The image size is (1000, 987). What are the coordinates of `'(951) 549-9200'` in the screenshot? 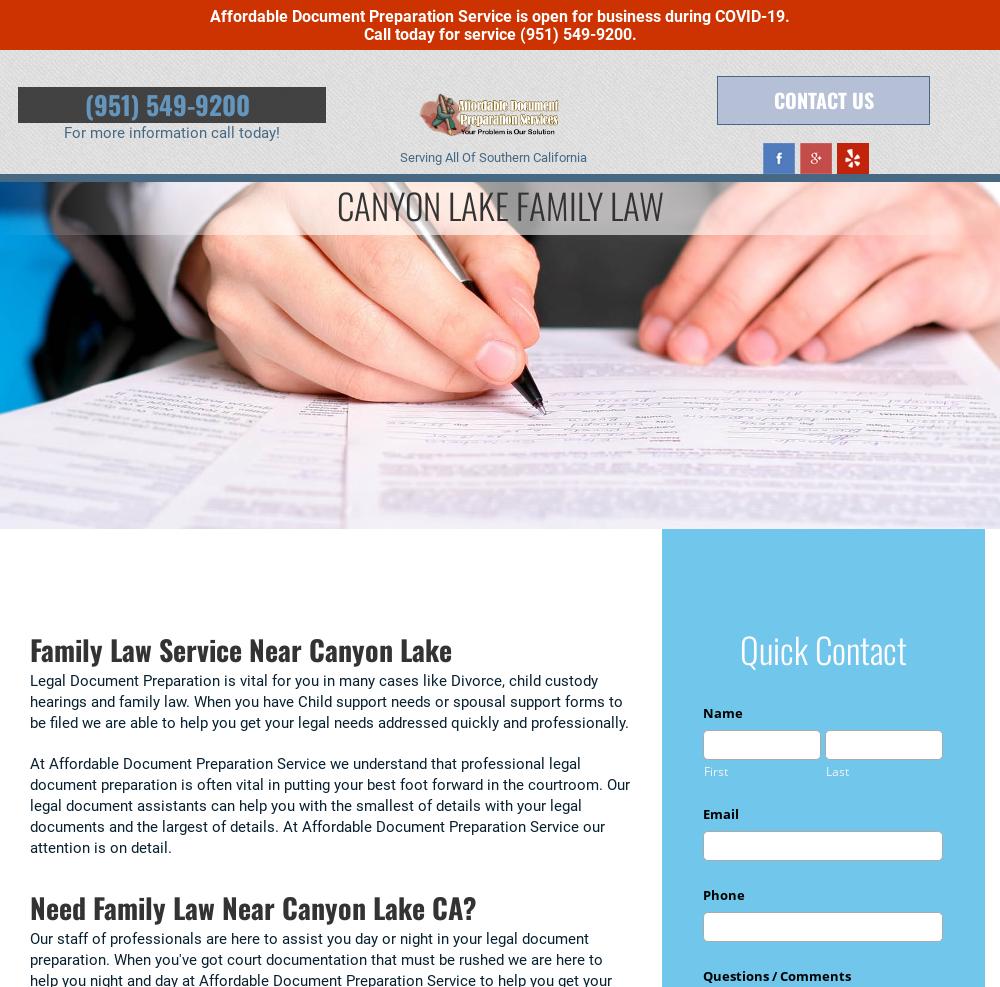 It's located at (68, 103).